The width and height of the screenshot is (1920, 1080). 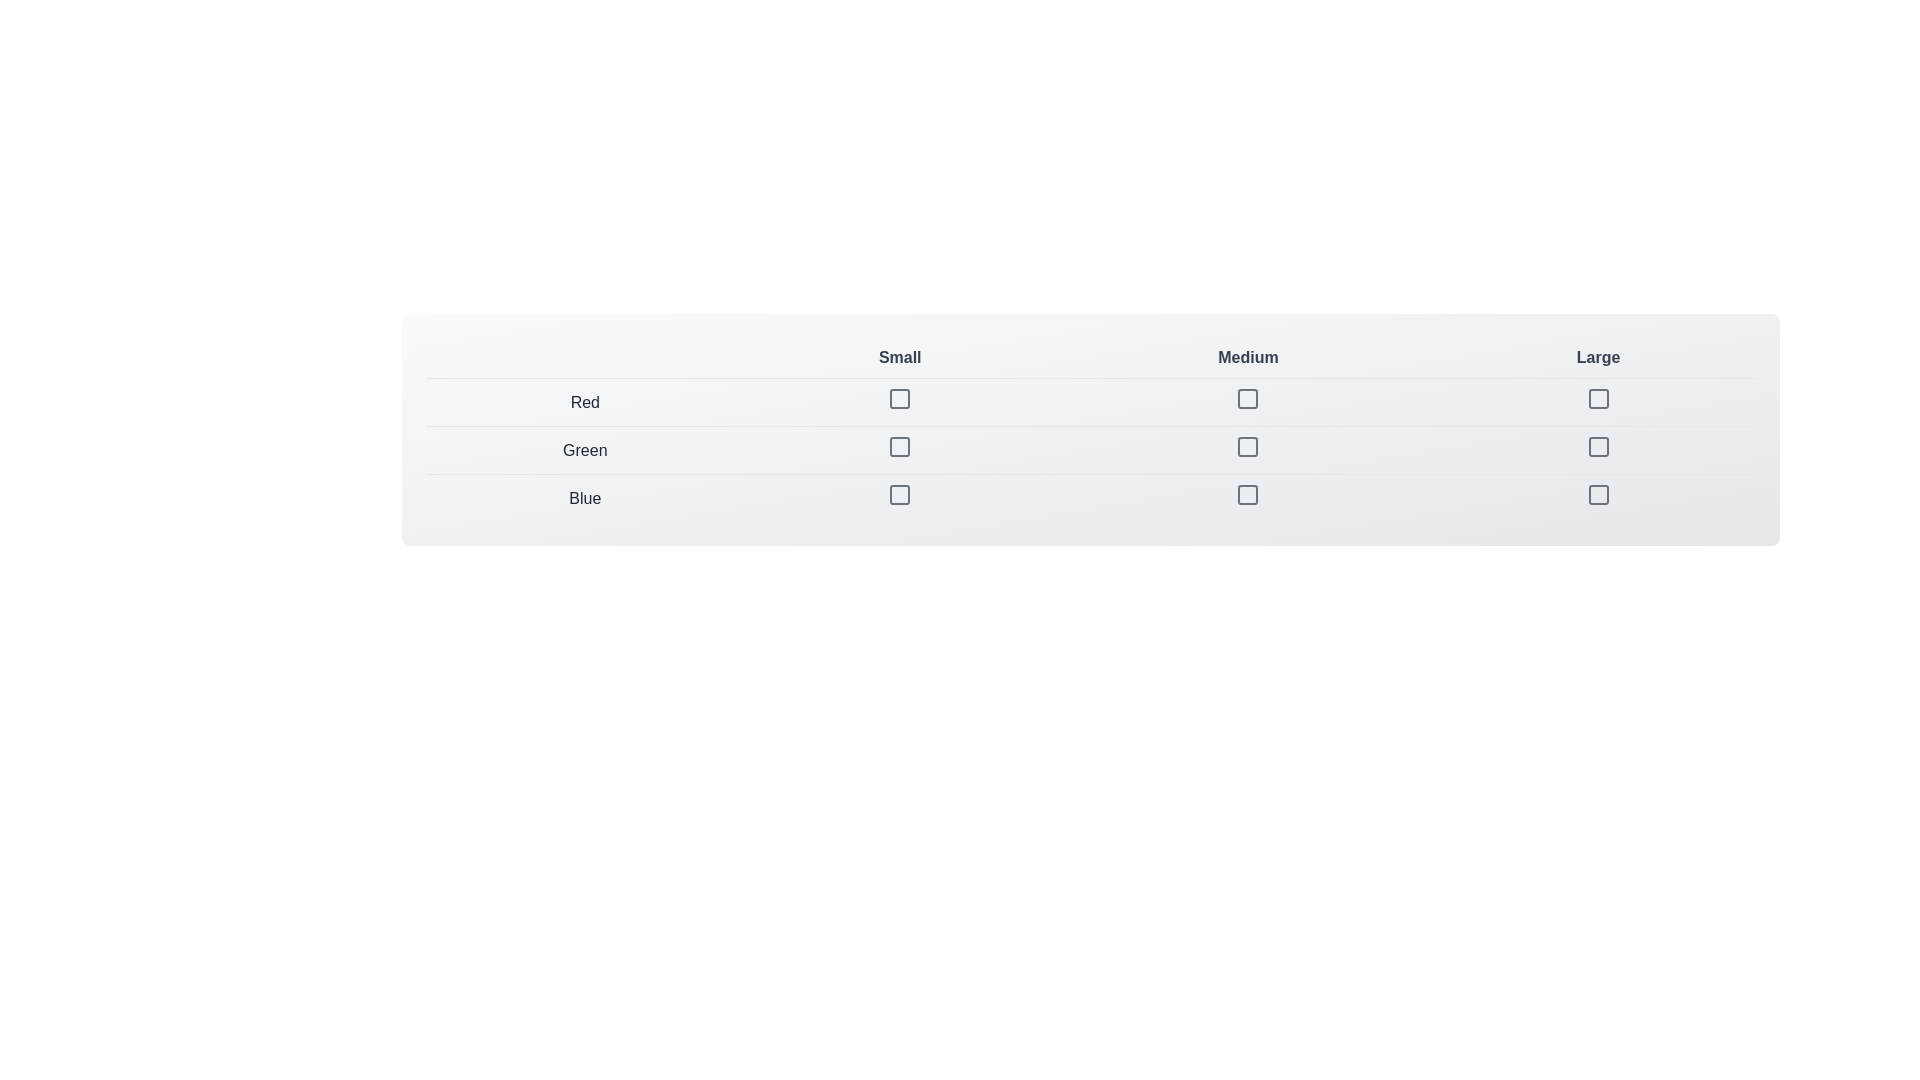 I want to click on the second checkbox in the first column under the 'Small' header, so click(x=899, y=446).